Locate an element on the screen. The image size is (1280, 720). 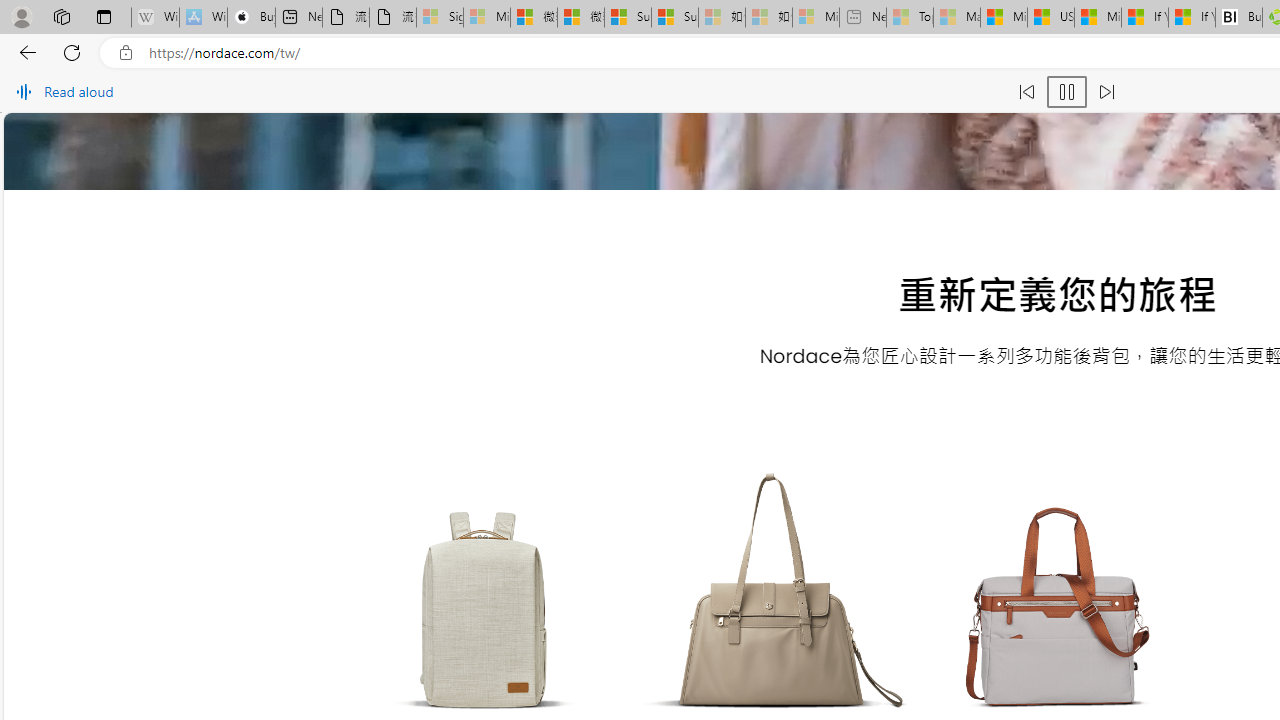
'Top Stories - MSN - Sleeping' is located at coordinates (909, 17).